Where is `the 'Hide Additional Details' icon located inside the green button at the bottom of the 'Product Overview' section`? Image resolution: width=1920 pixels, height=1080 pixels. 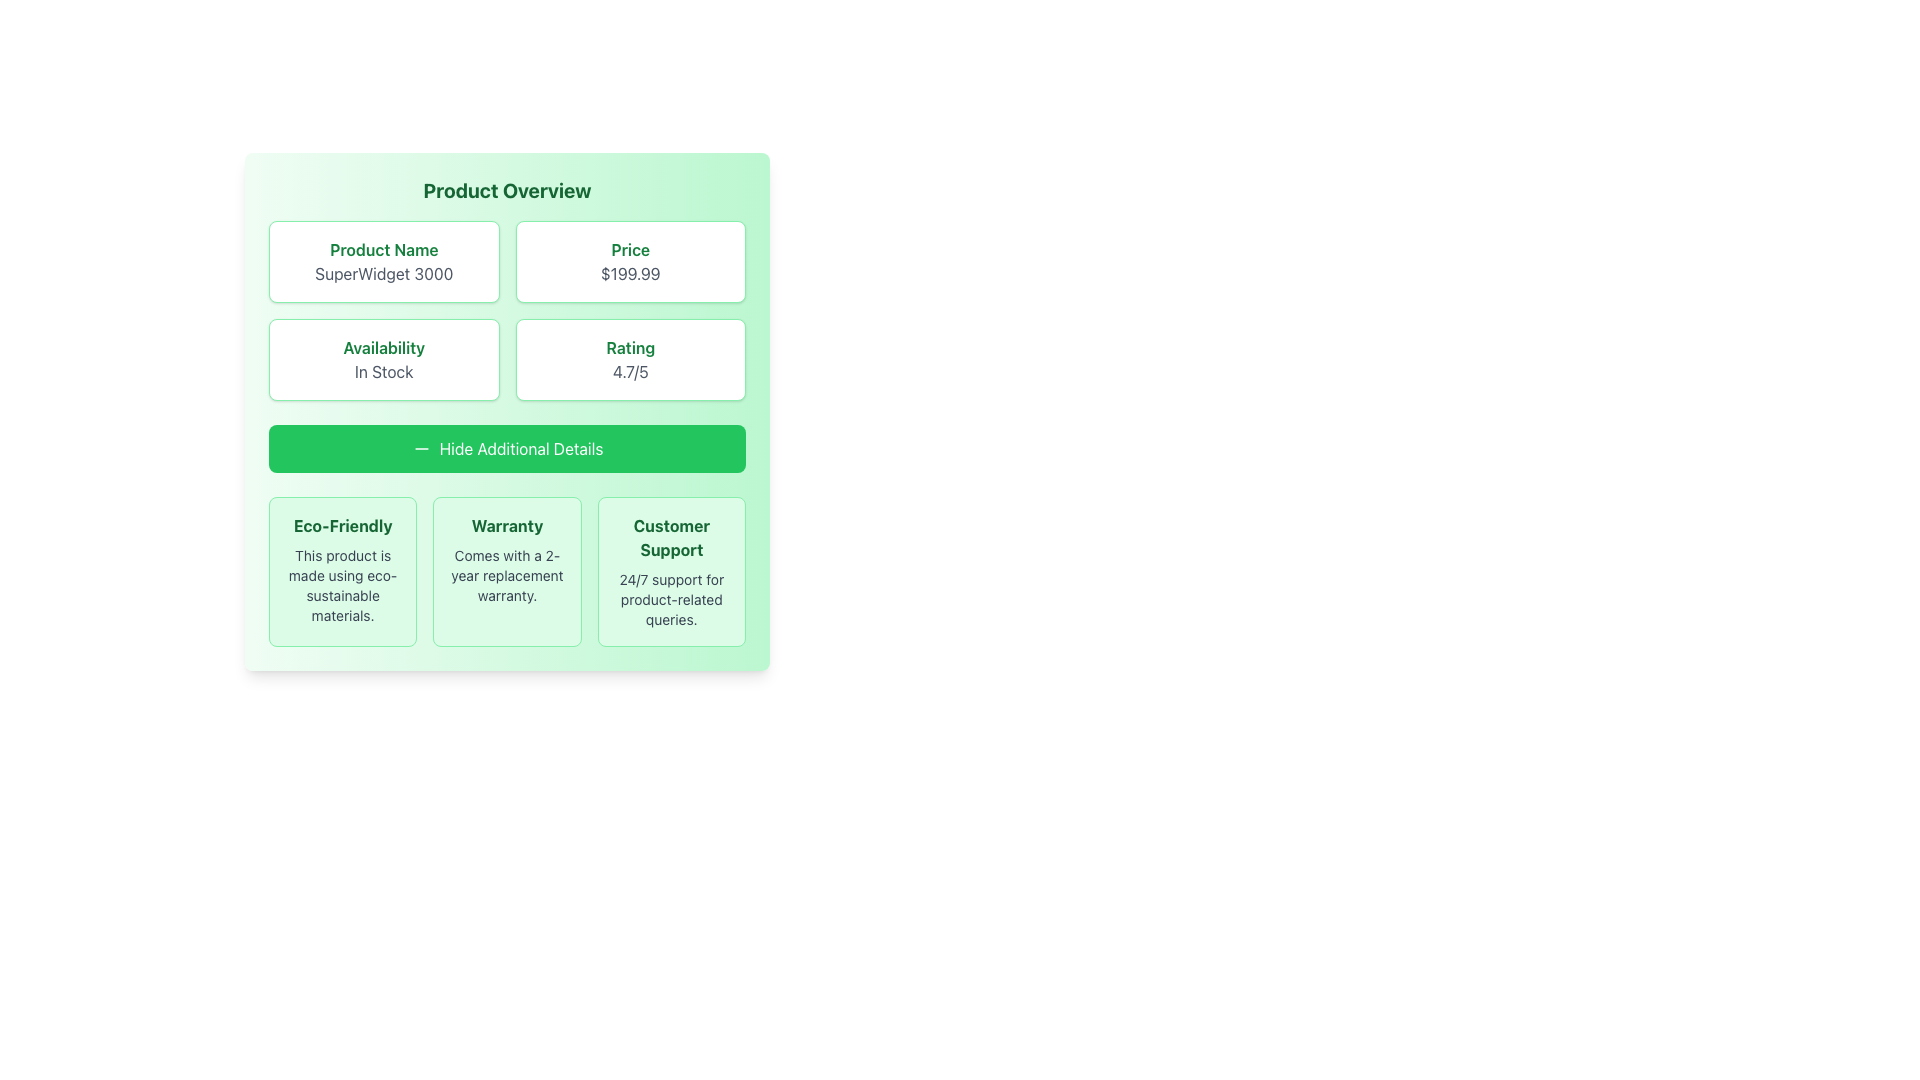 the 'Hide Additional Details' icon located inside the green button at the bottom of the 'Product Overview' section is located at coordinates (420, 447).